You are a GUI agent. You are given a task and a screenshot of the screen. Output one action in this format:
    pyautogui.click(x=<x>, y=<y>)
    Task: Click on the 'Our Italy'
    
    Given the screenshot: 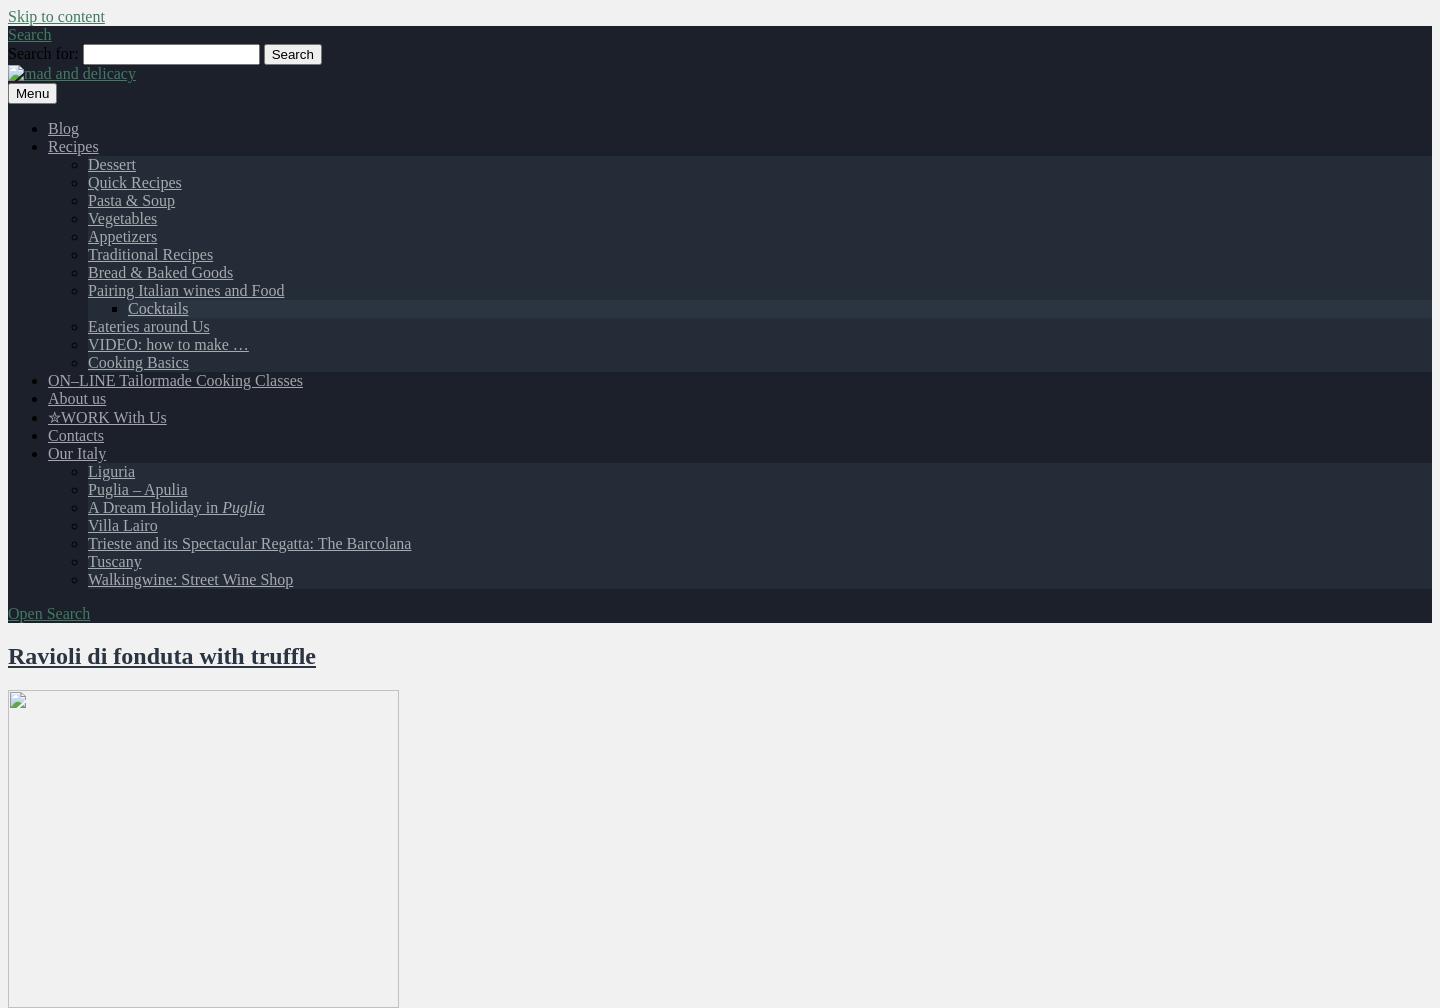 What is the action you would take?
    pyautogui.click(x=77, y=453)
    